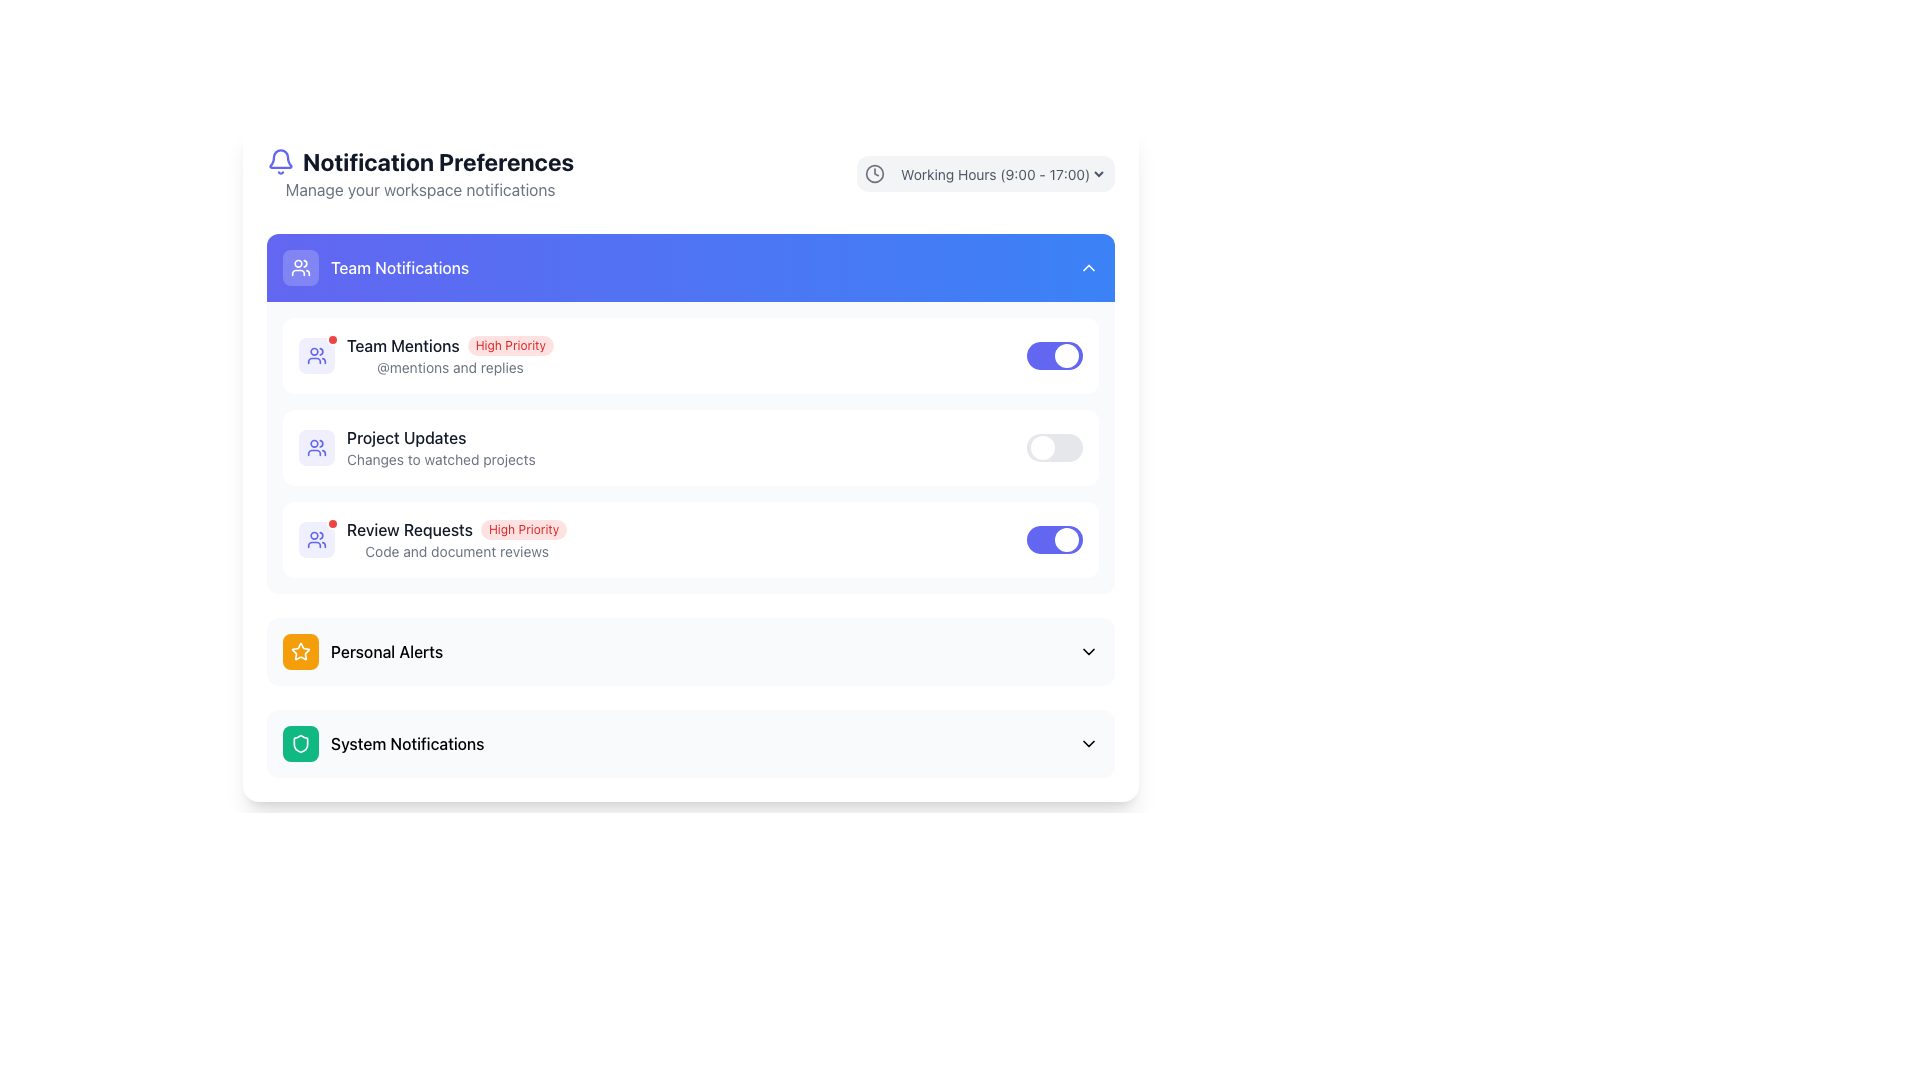 The height and width of the screenshot is (1080, 1920). I want to click on the 'Team Mentions' and 'High Priority' label, which is styled with bold dark text and a smaller red font, located under the 'Team Notifications' header, so click(449, 345).